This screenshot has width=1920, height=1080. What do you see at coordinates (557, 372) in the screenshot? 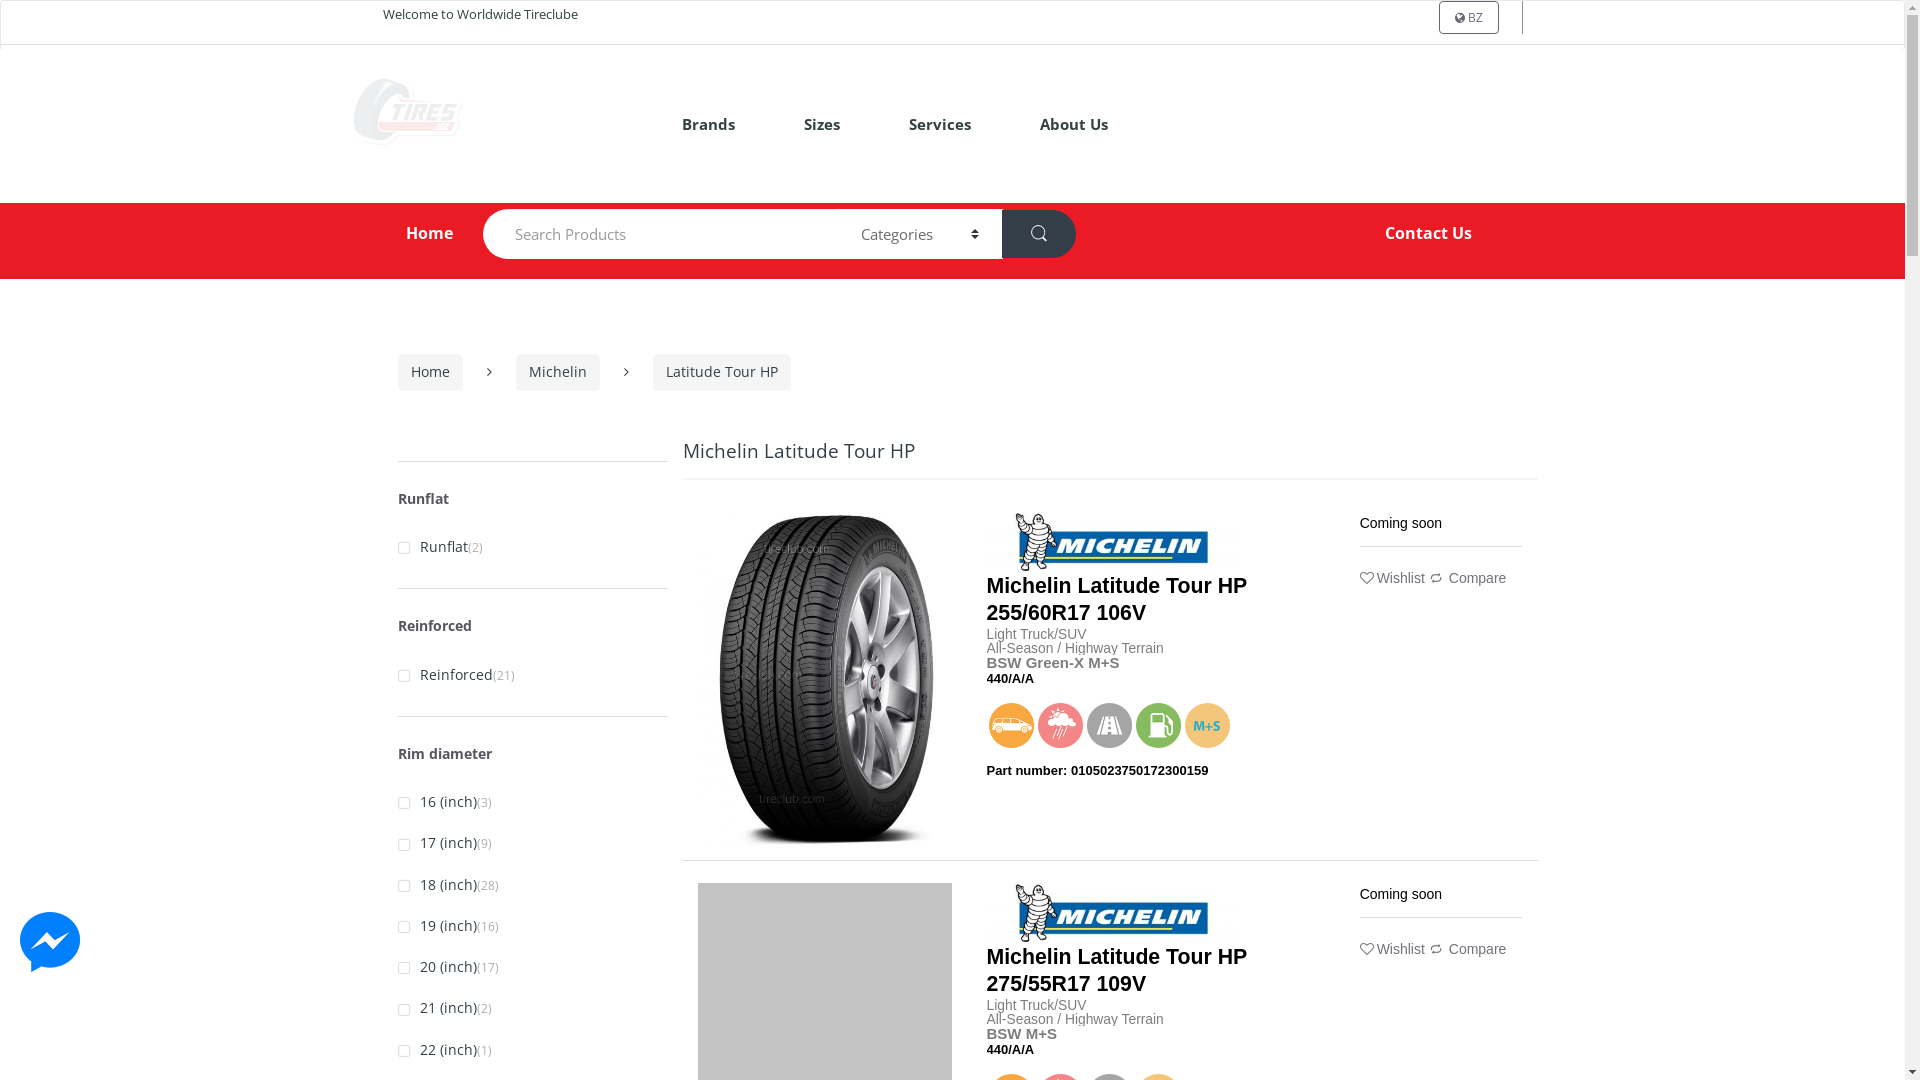
I see `'Michelin'` at bounding box center [557, 372].